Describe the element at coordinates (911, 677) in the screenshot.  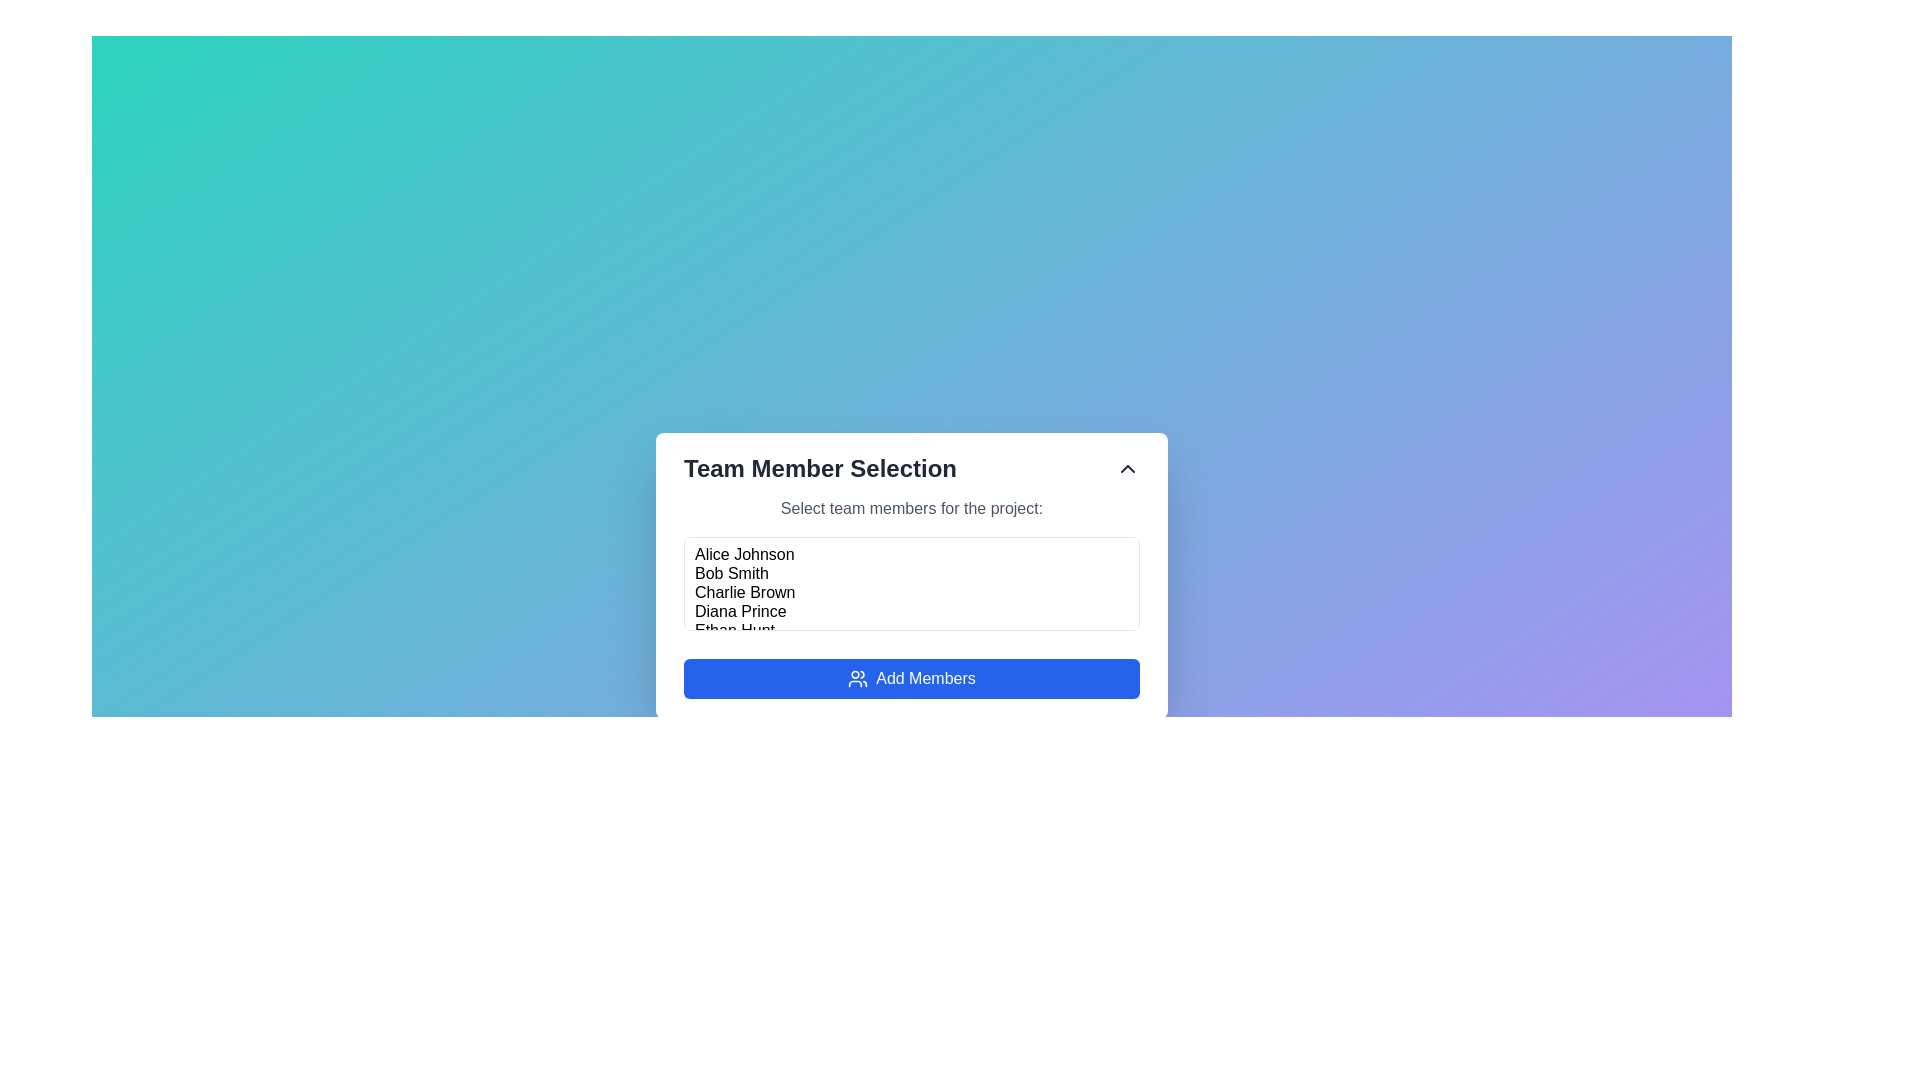
I see `the blue 'Add Members' button with white text and an icon of two user silhouettes` at that location.